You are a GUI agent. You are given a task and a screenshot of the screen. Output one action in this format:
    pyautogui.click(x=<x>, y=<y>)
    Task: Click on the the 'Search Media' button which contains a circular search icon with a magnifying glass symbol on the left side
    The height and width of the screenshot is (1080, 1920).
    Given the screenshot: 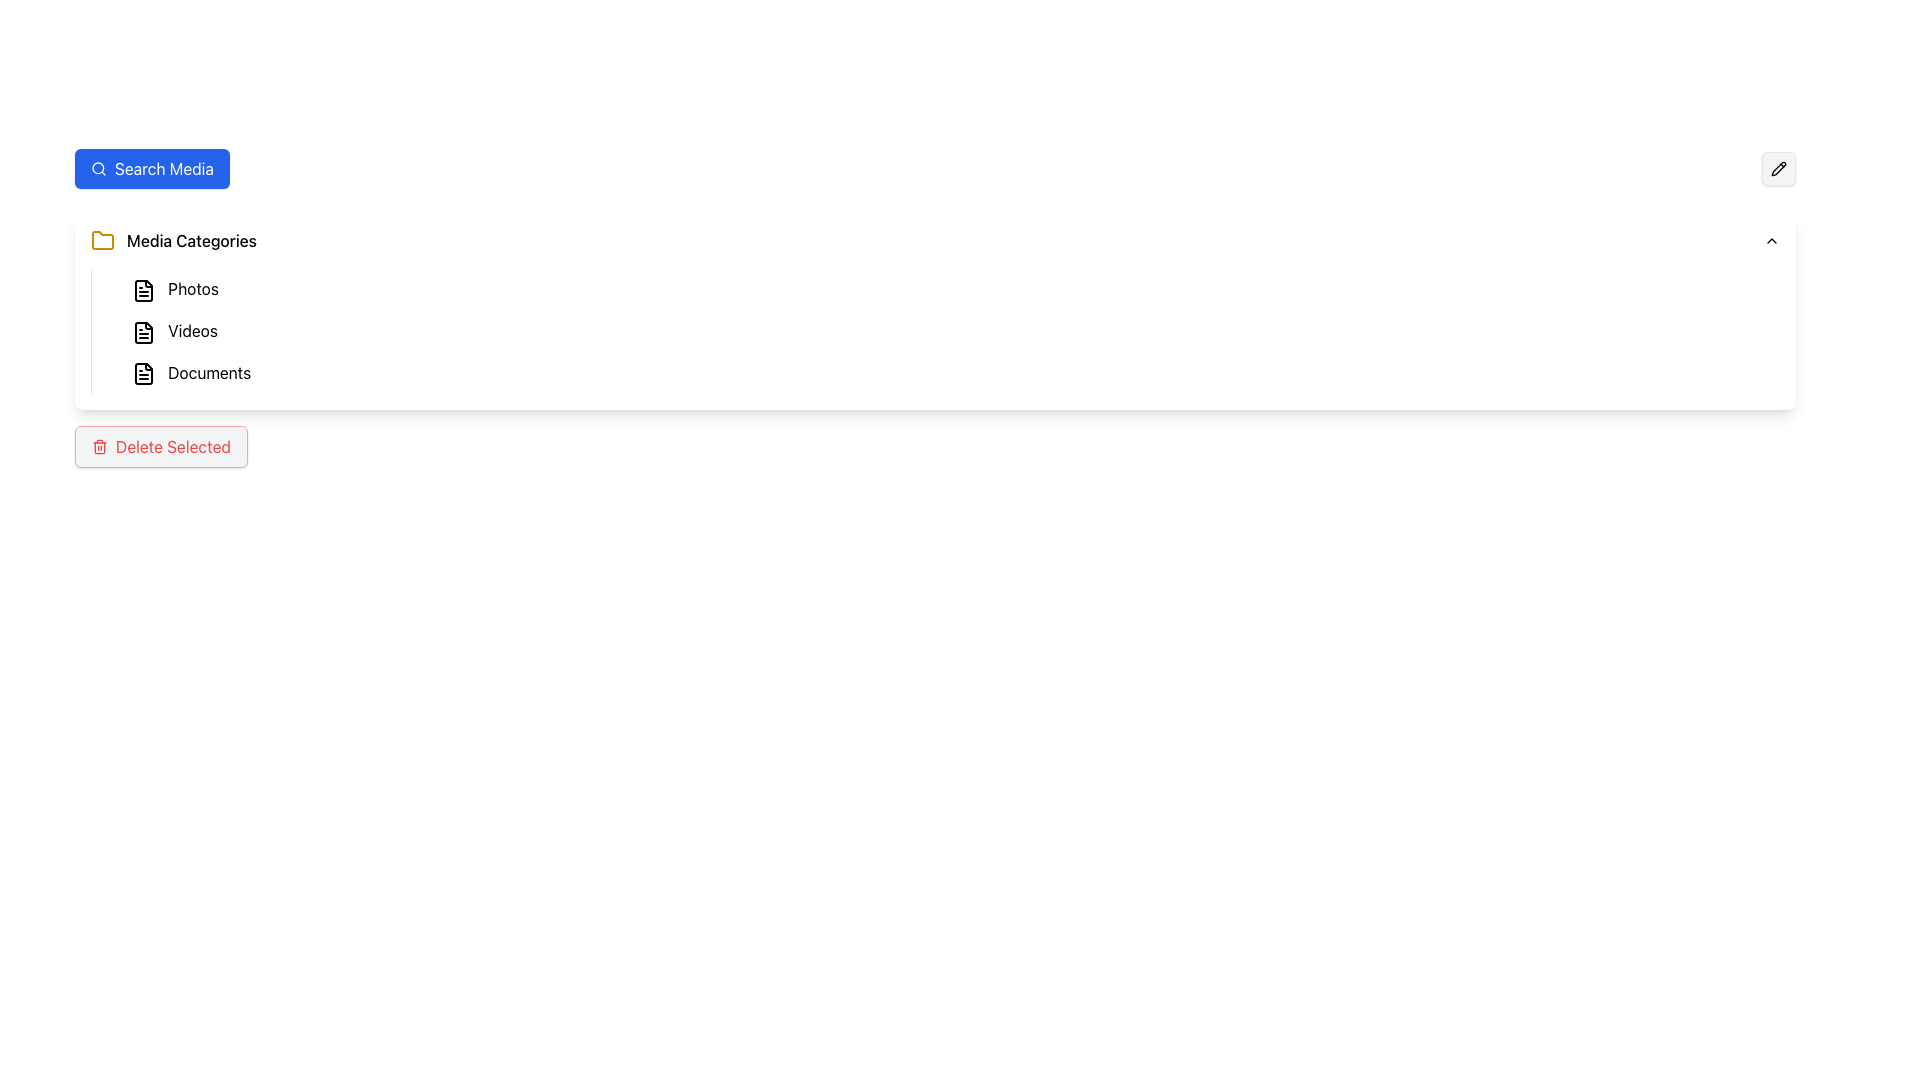 What is the action you would take?
    pyautogui.click(x=98, y=168)
    